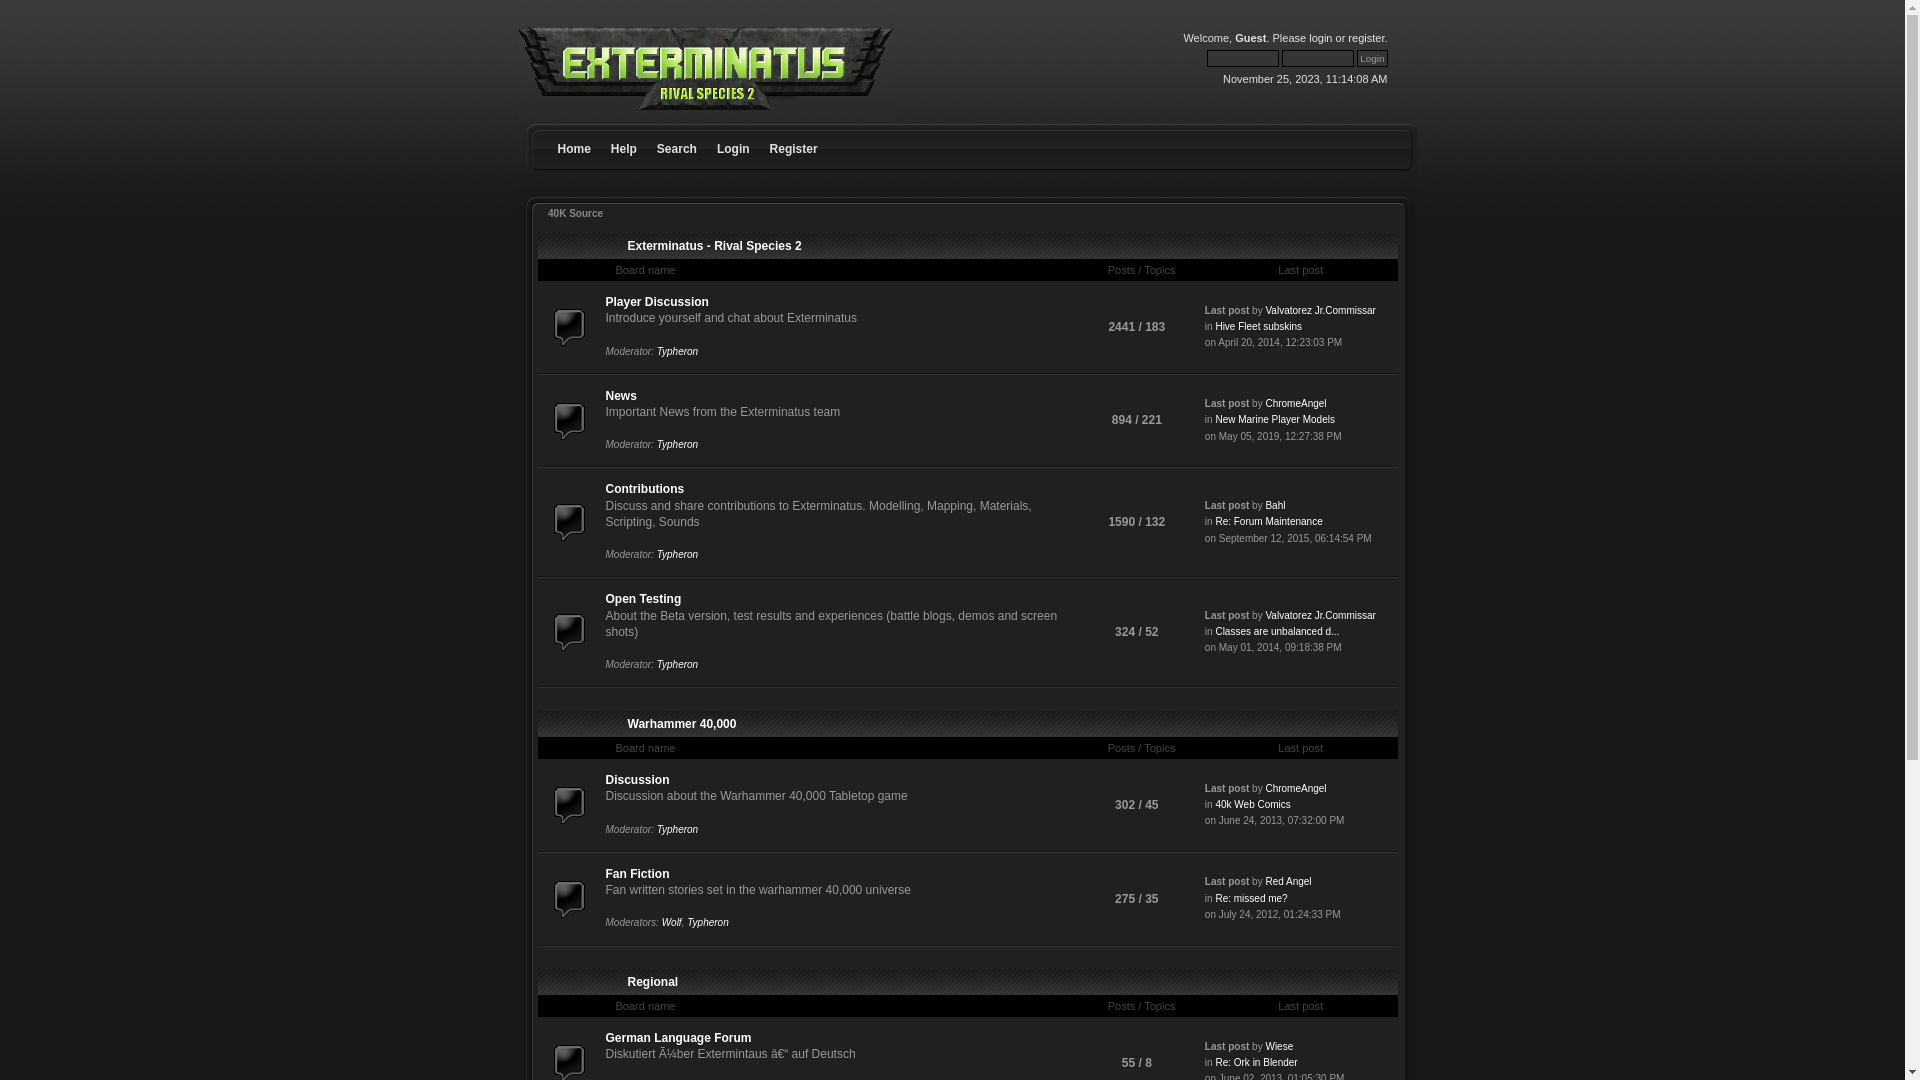 The image size is (1920, 1080). I want to click on '40K Source', so click(574, 213).